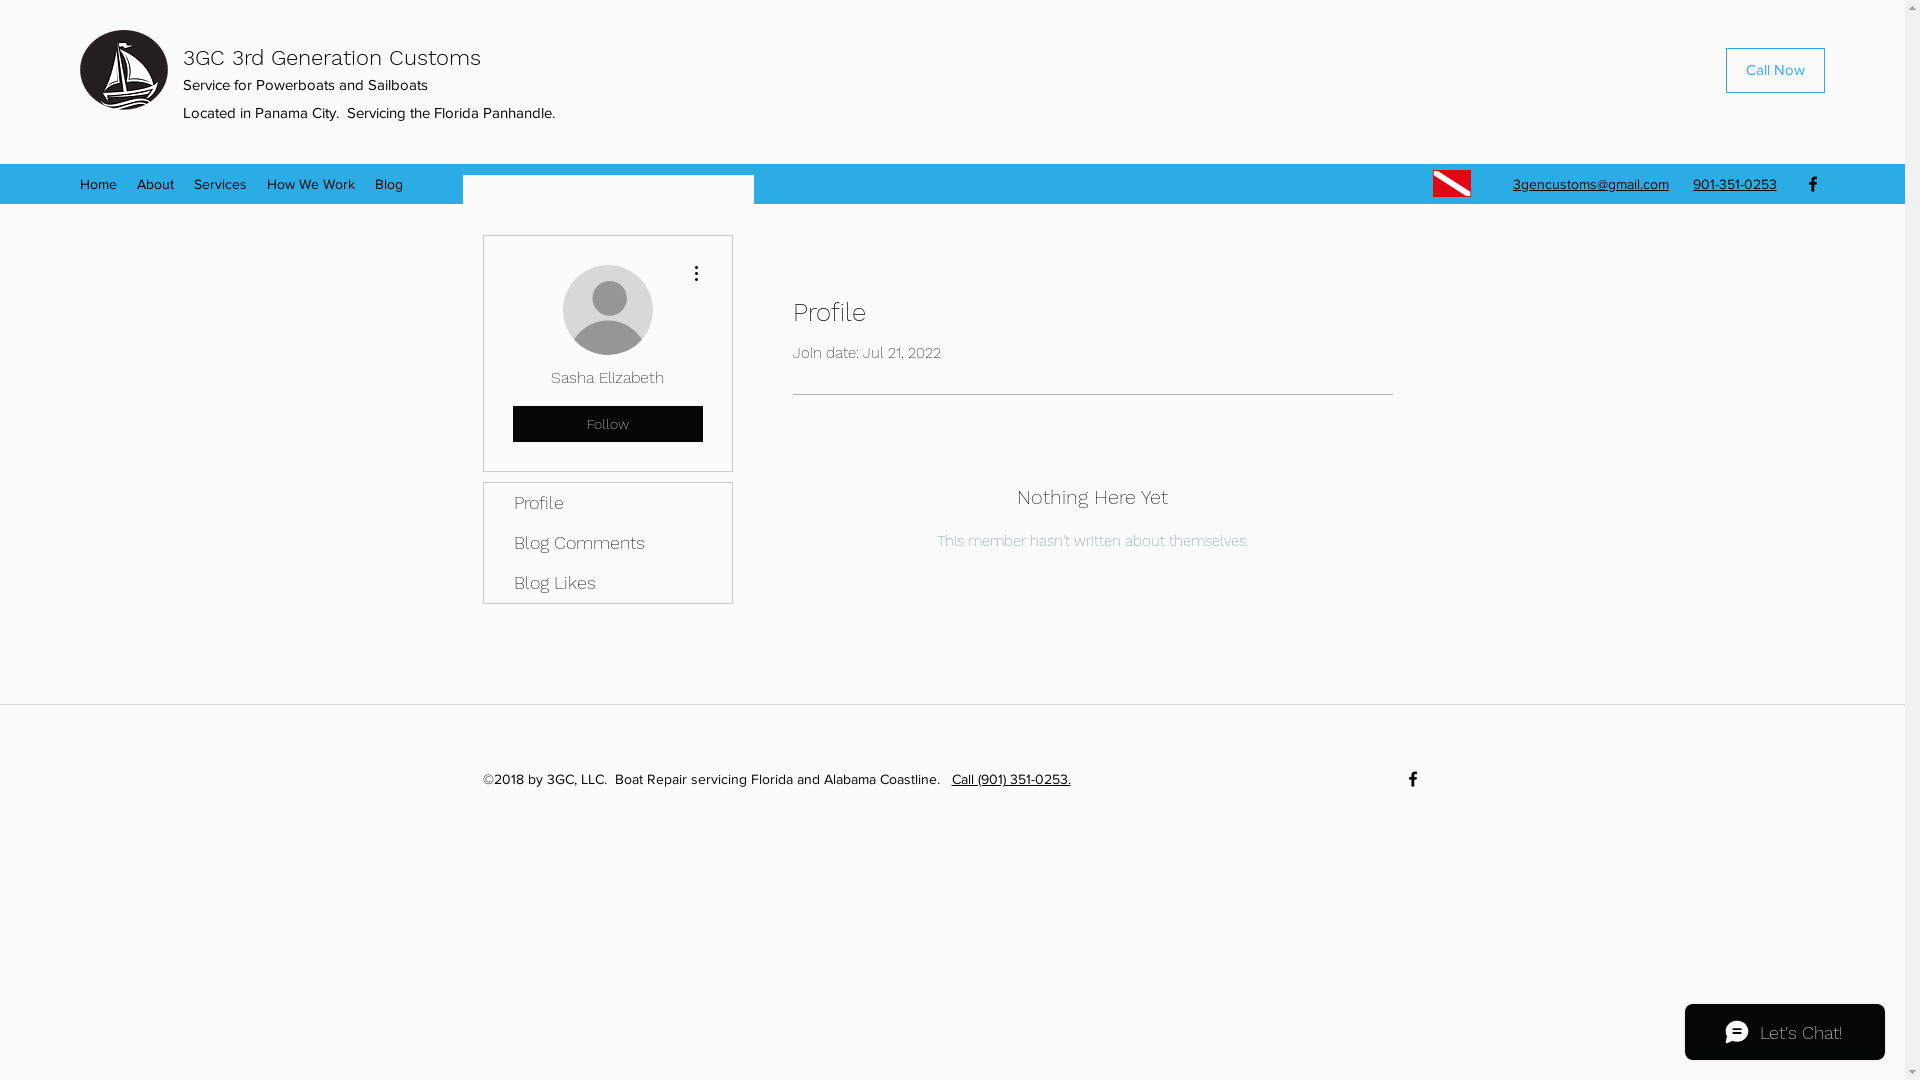 This screenshot has width=1920, height=1080. What do you see at coordinates (220, 184) in the screenshot?
I see `'Services'` at bounding box center [220, 184].